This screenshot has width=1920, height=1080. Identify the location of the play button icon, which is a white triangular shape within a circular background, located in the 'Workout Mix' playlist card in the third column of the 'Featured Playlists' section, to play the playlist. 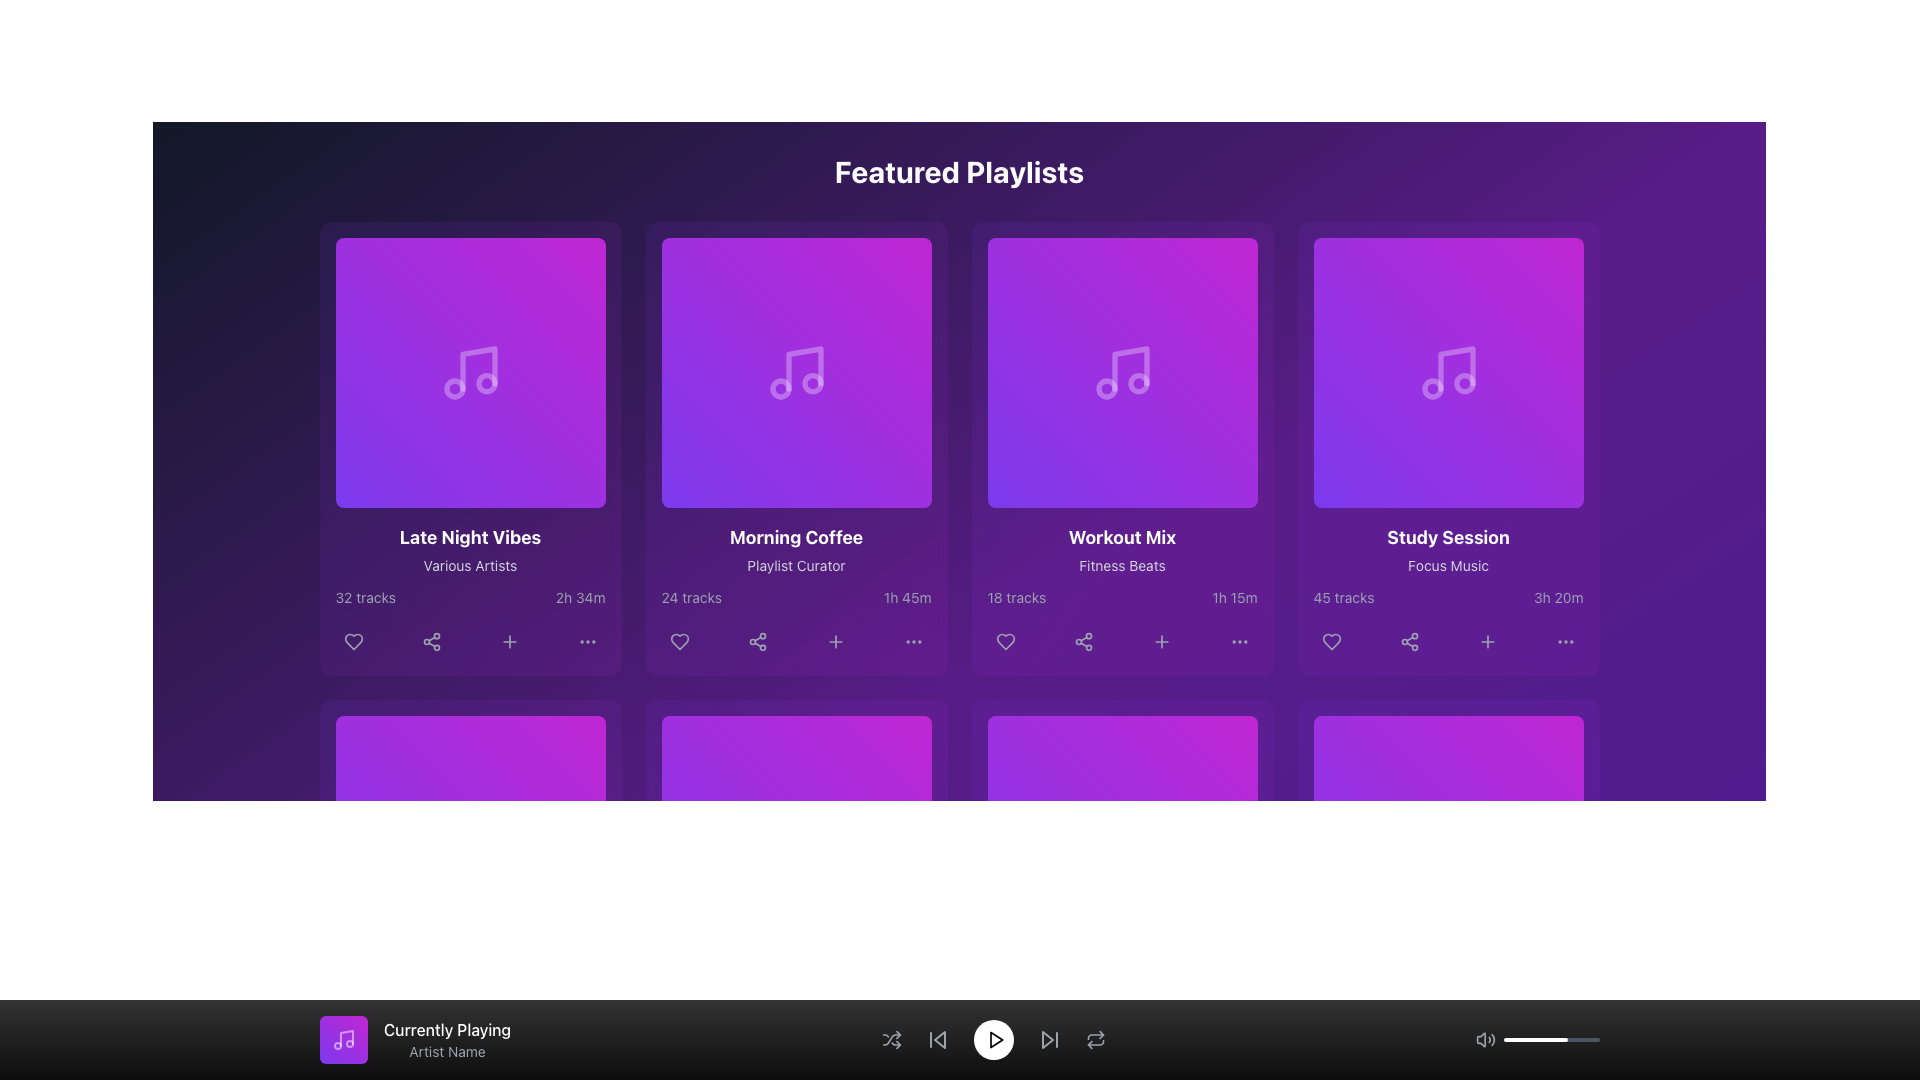
(1124, 373).